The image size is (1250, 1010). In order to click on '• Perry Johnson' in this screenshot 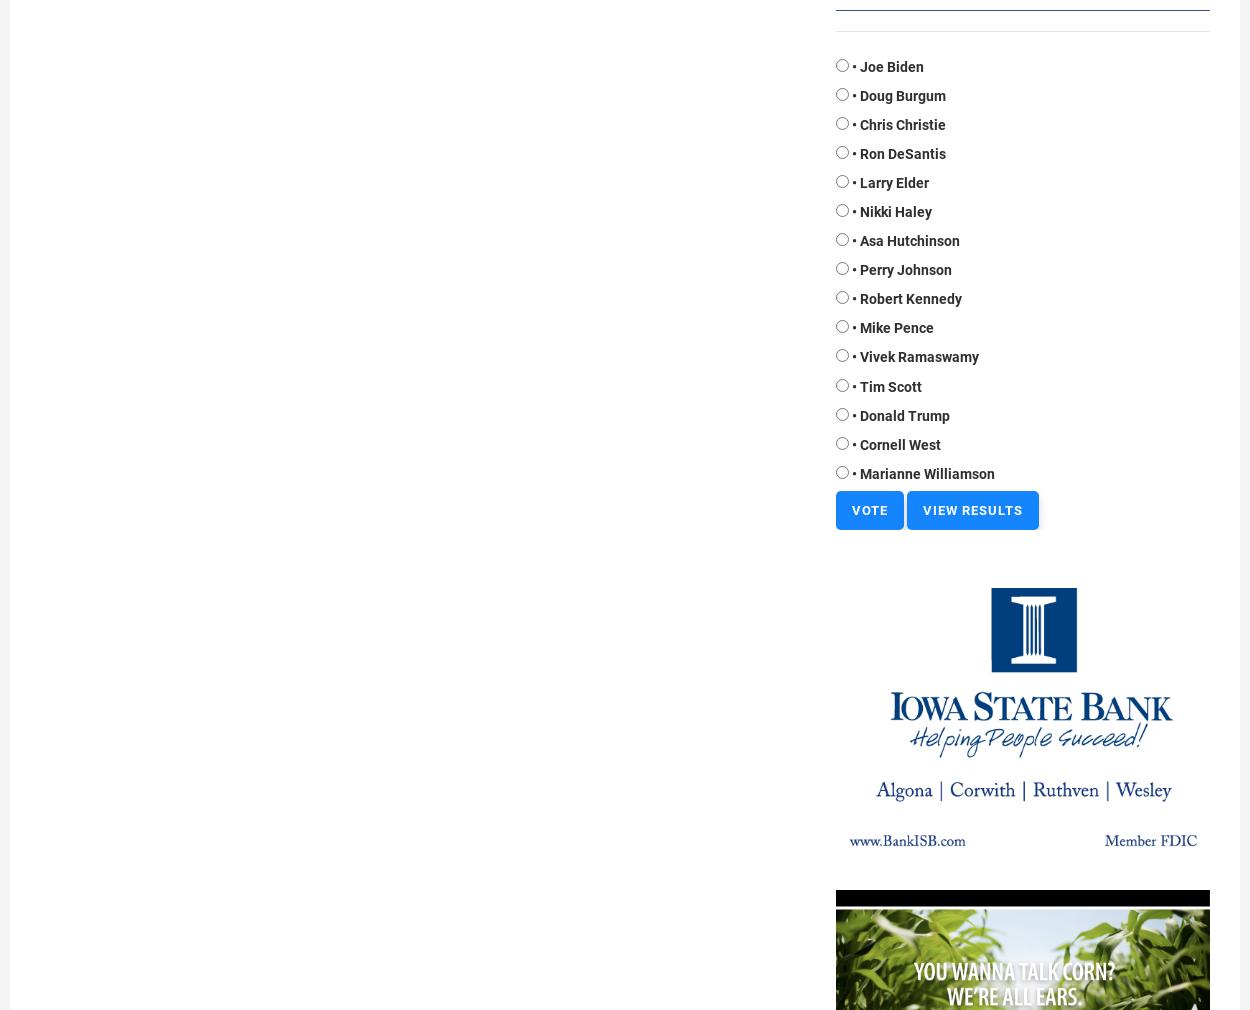, I will do `click(851, 269)`.